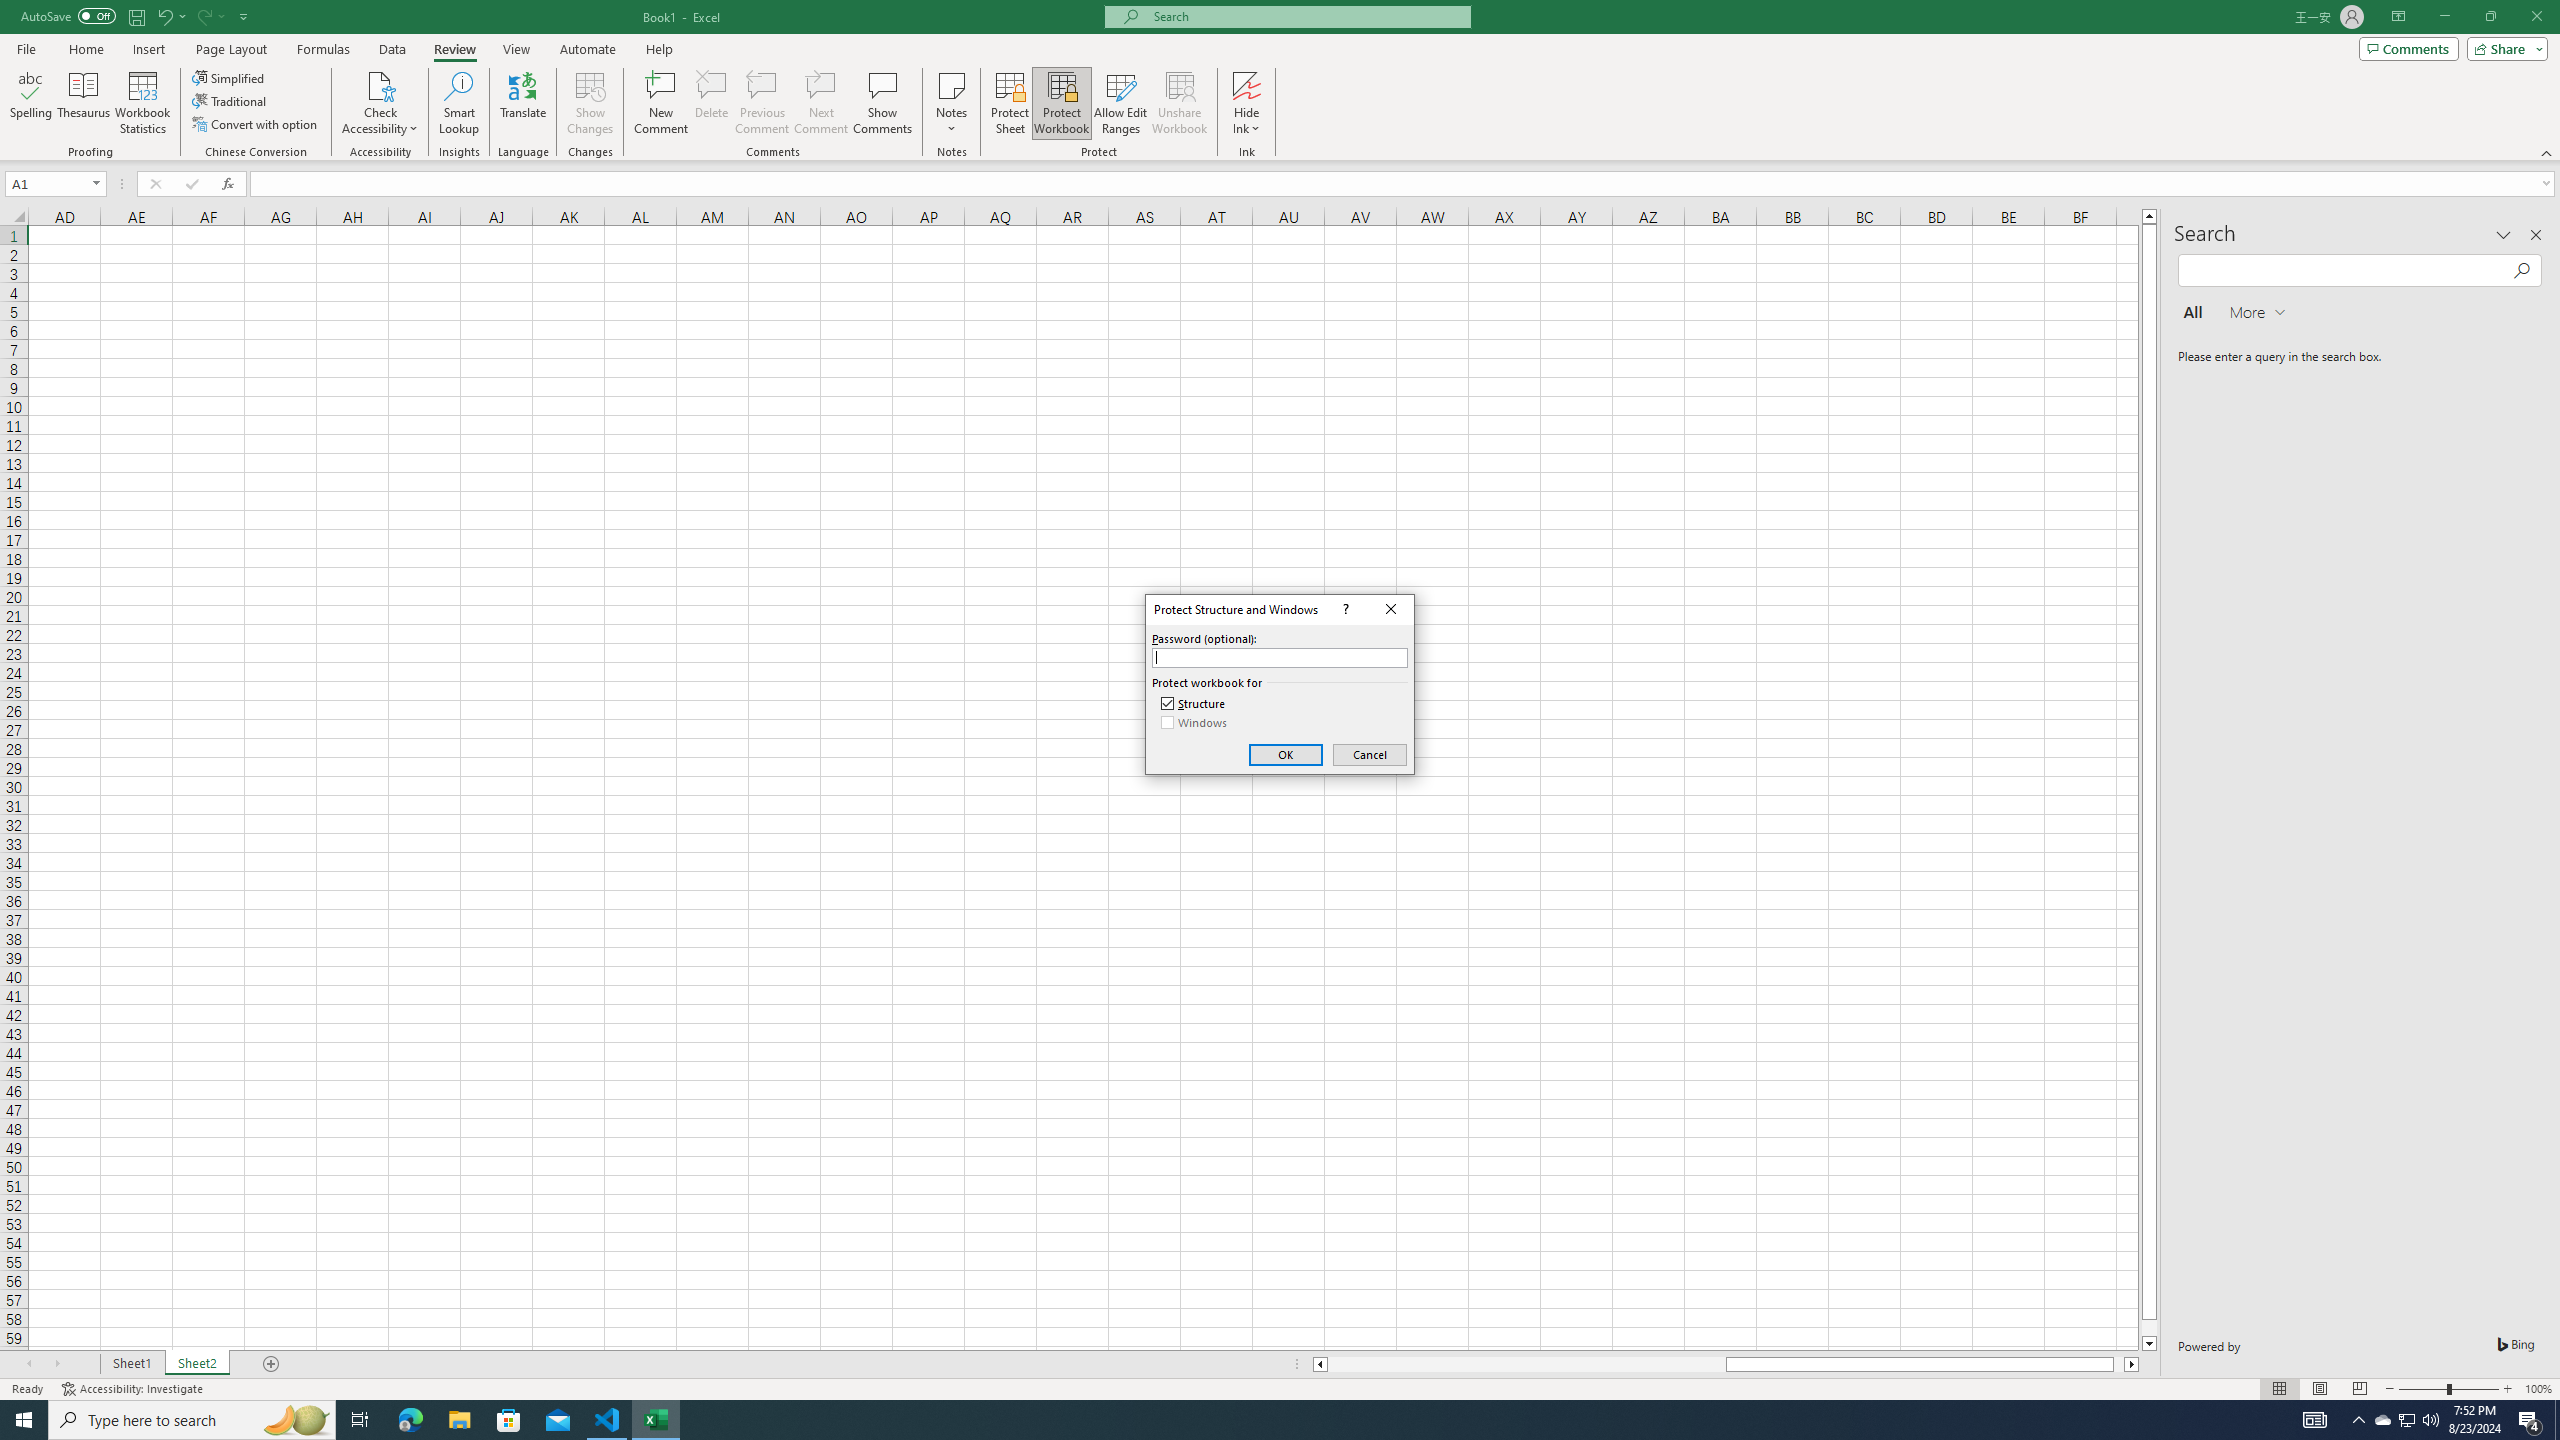 The height and width of the screenshot is (1440, 2560). What do you see at coordinates (82, 103) in the screenshot?
I see `'Thesaurus...'` at bounding box center [82, 103].